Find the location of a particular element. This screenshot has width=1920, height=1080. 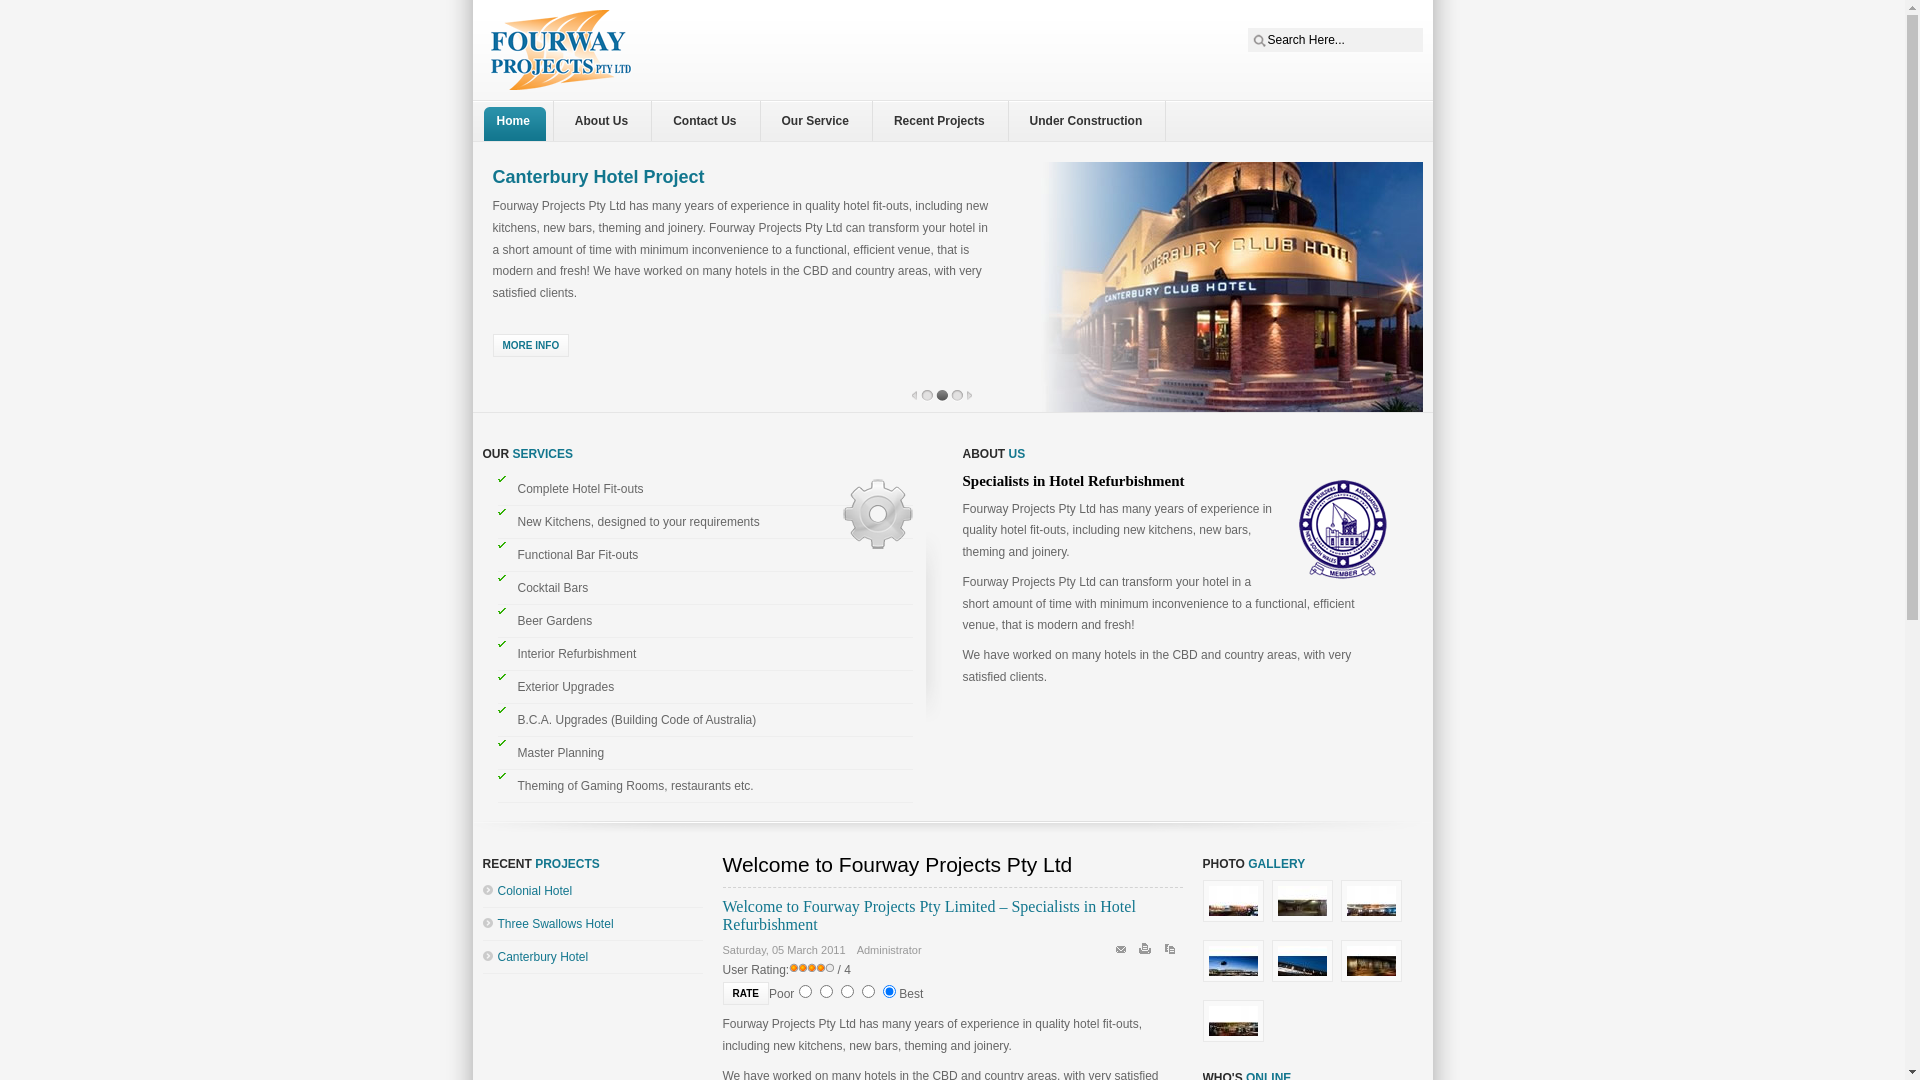

'Photo Gallery' is located at coordinates (1271, 982).